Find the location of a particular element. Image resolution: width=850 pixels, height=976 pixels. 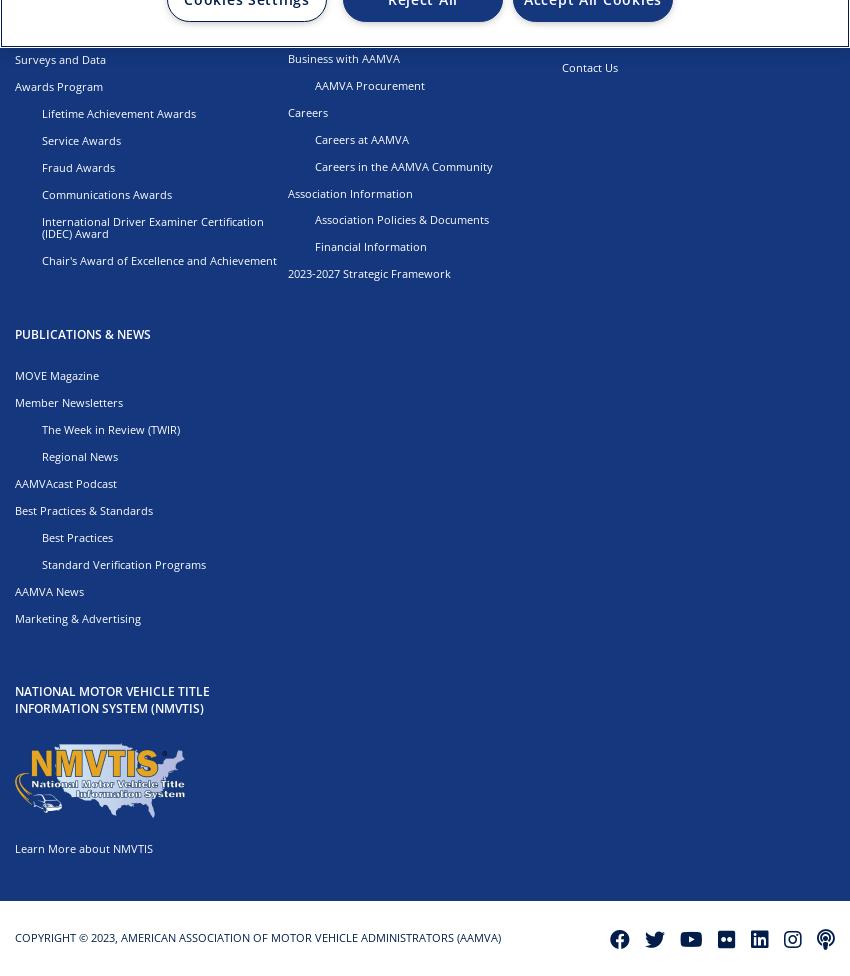

'Surveys and Data' is located at coordinates (60, 58).